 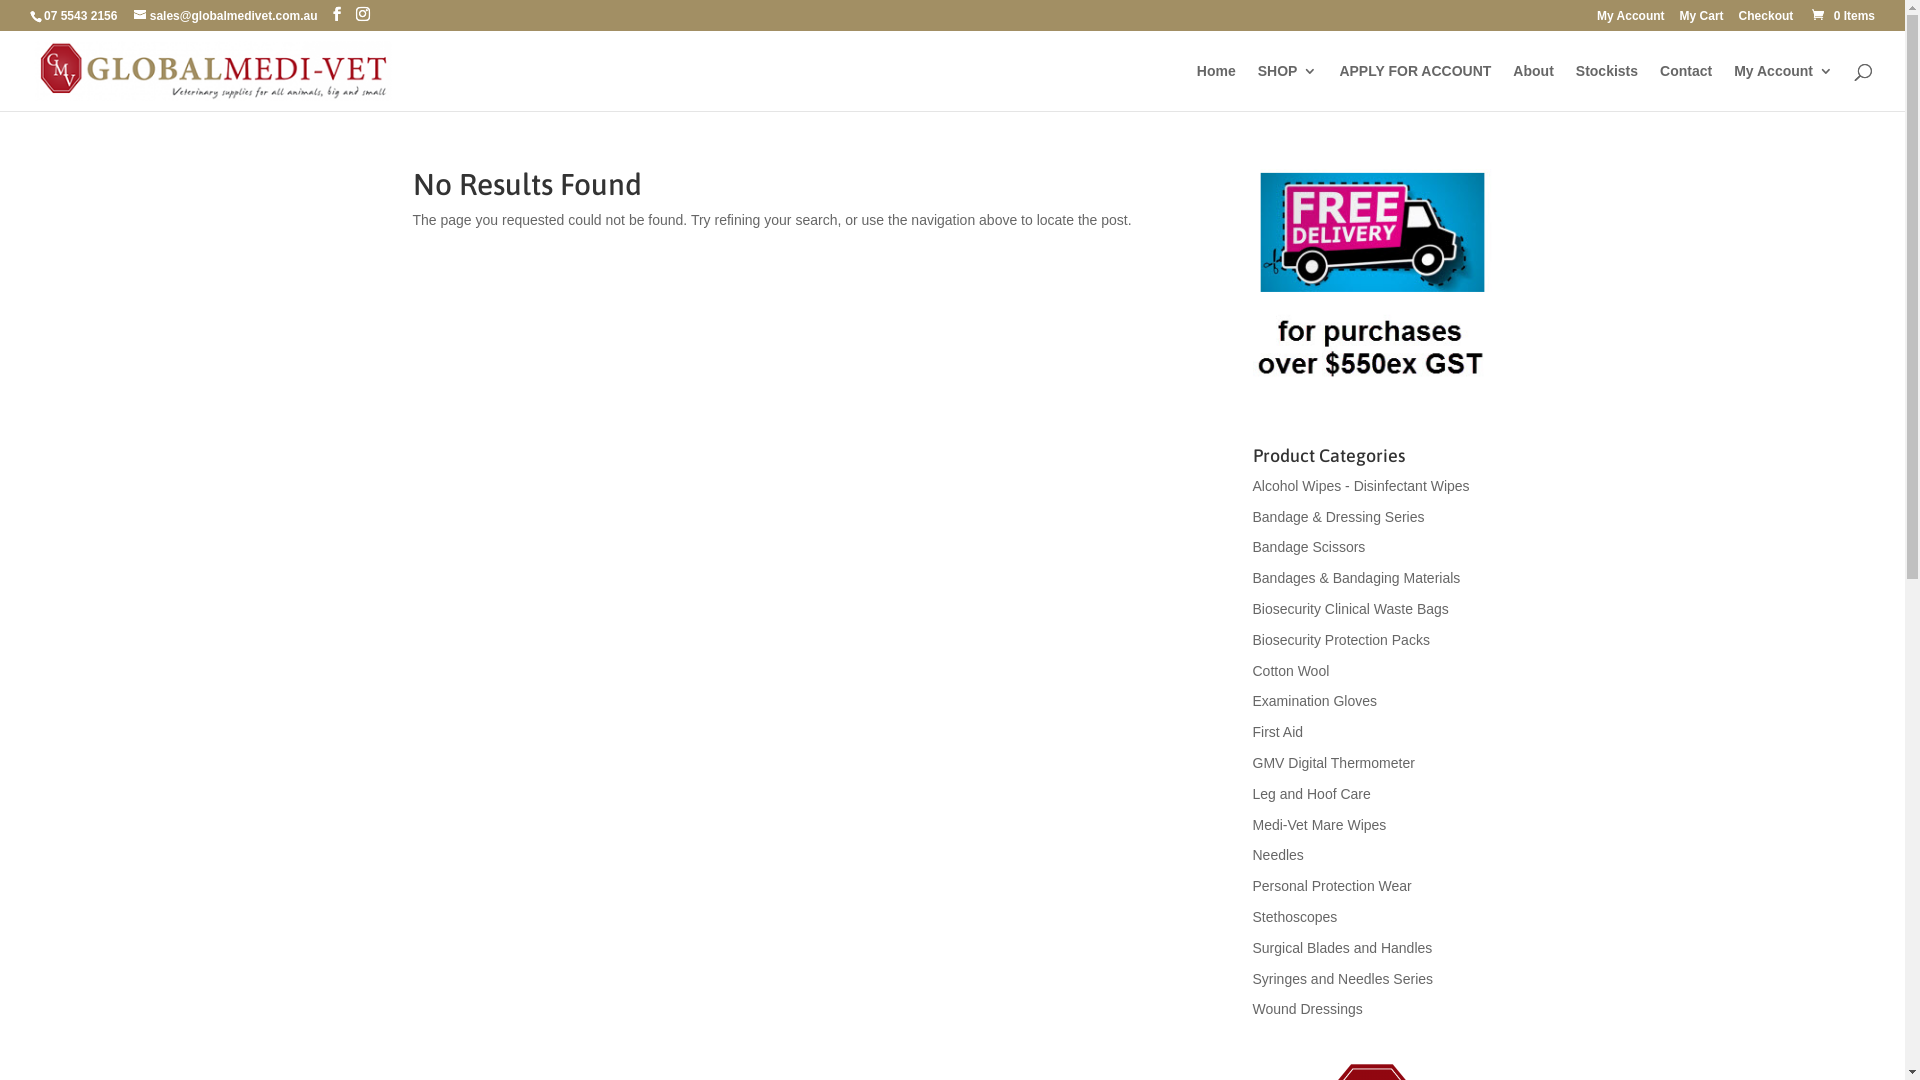 What do you see at coordinates (1339, 86) in the screenshot?
I see `'APPLY FOR ACCOUNT'` at bounding box center [1339, 86].